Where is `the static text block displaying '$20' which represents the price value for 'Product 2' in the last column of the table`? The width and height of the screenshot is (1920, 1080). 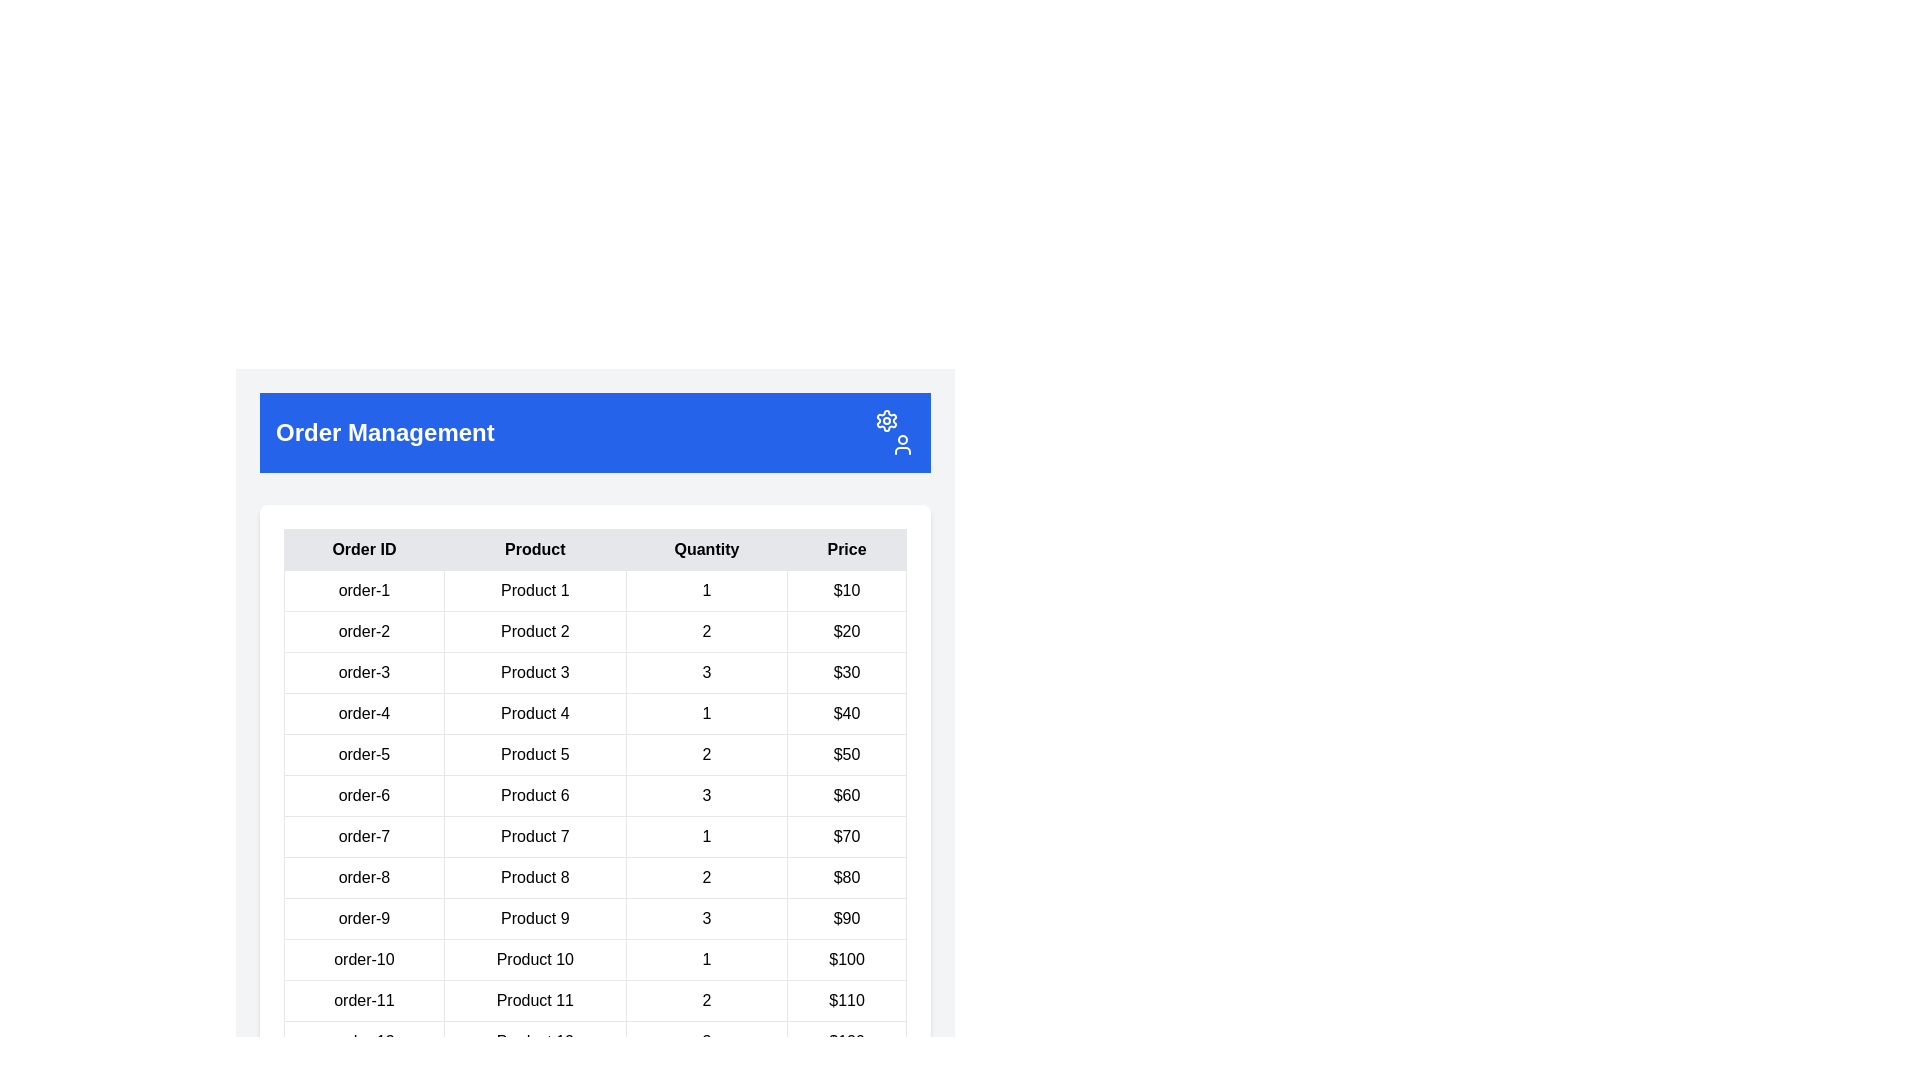
the static text block displaying '$20' which represents the price value for 'Product 2' in the last column of the table is located at coordinates (847, 632).